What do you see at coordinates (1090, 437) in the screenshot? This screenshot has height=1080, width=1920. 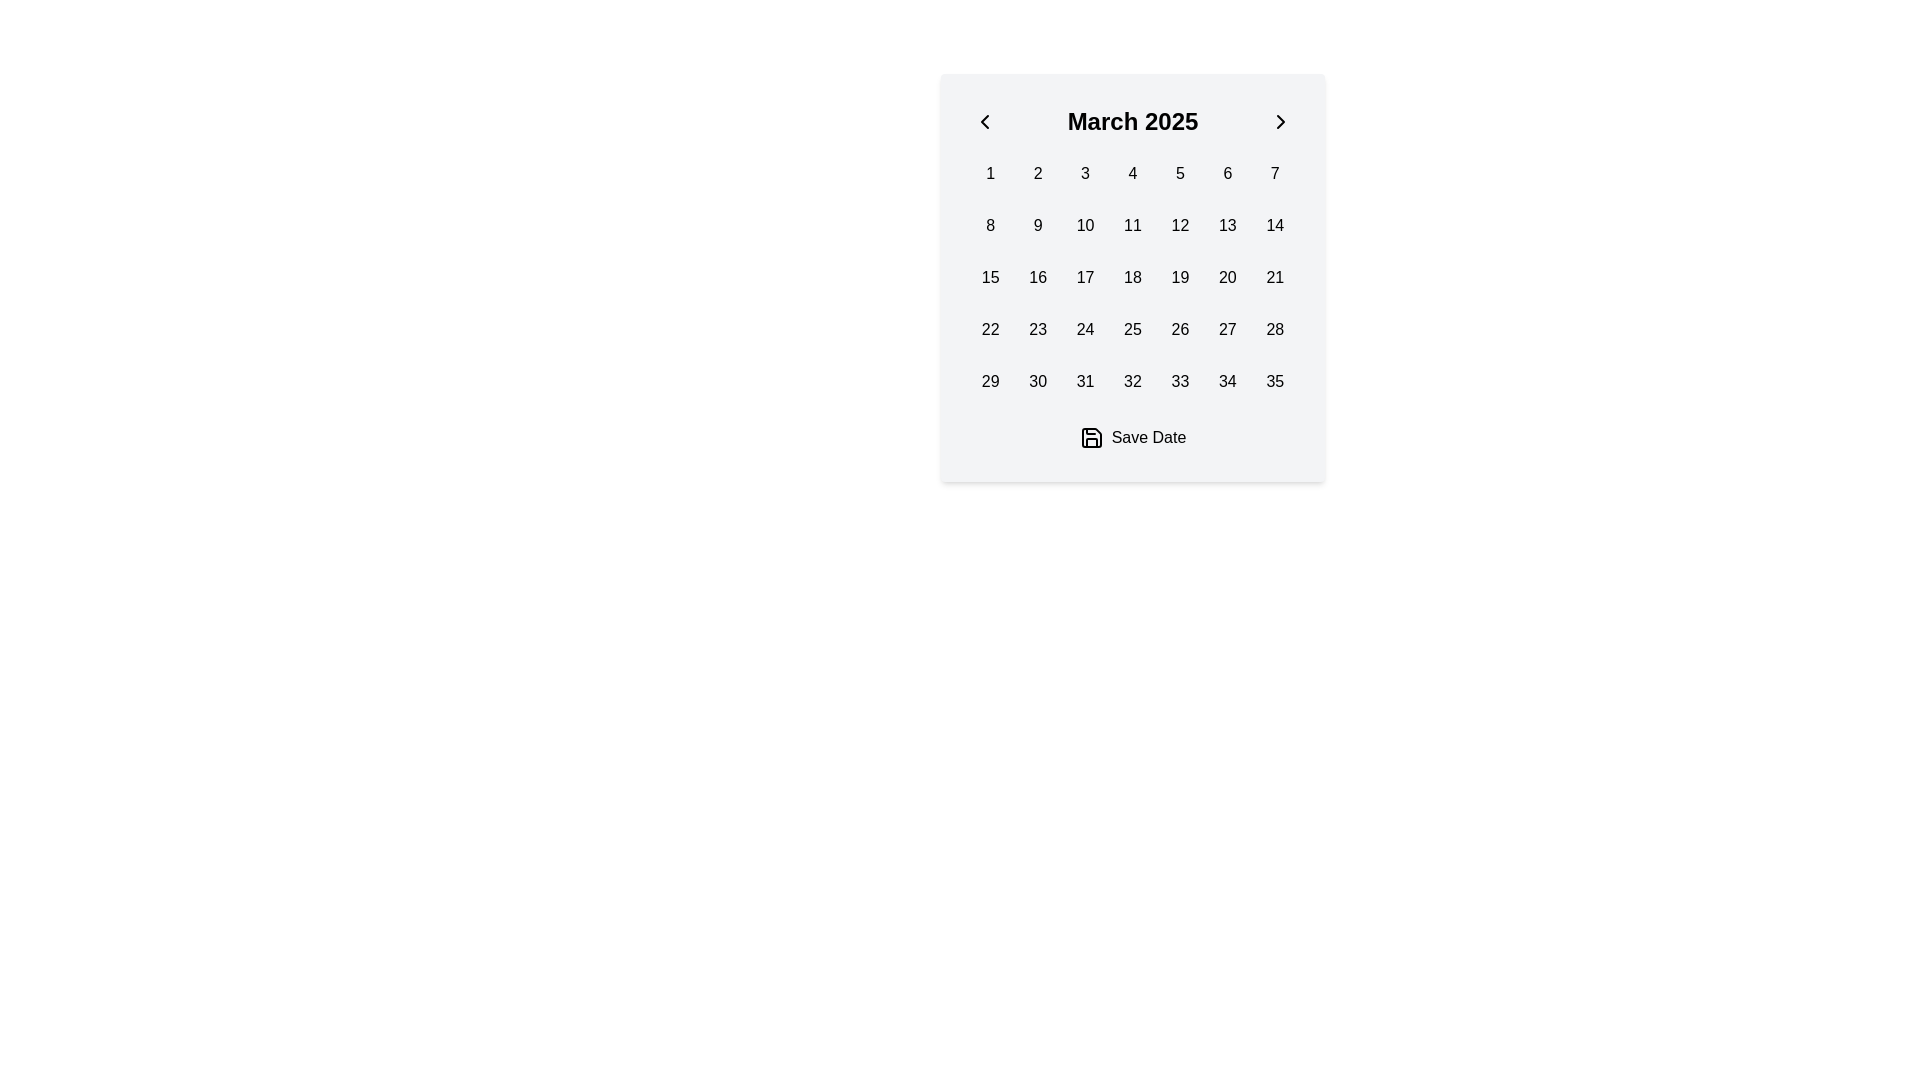 I see `the upper portion of the save icon located near the 'Save Date' label at the bottom of the calendar interface` at bounding box center [1090, 437].